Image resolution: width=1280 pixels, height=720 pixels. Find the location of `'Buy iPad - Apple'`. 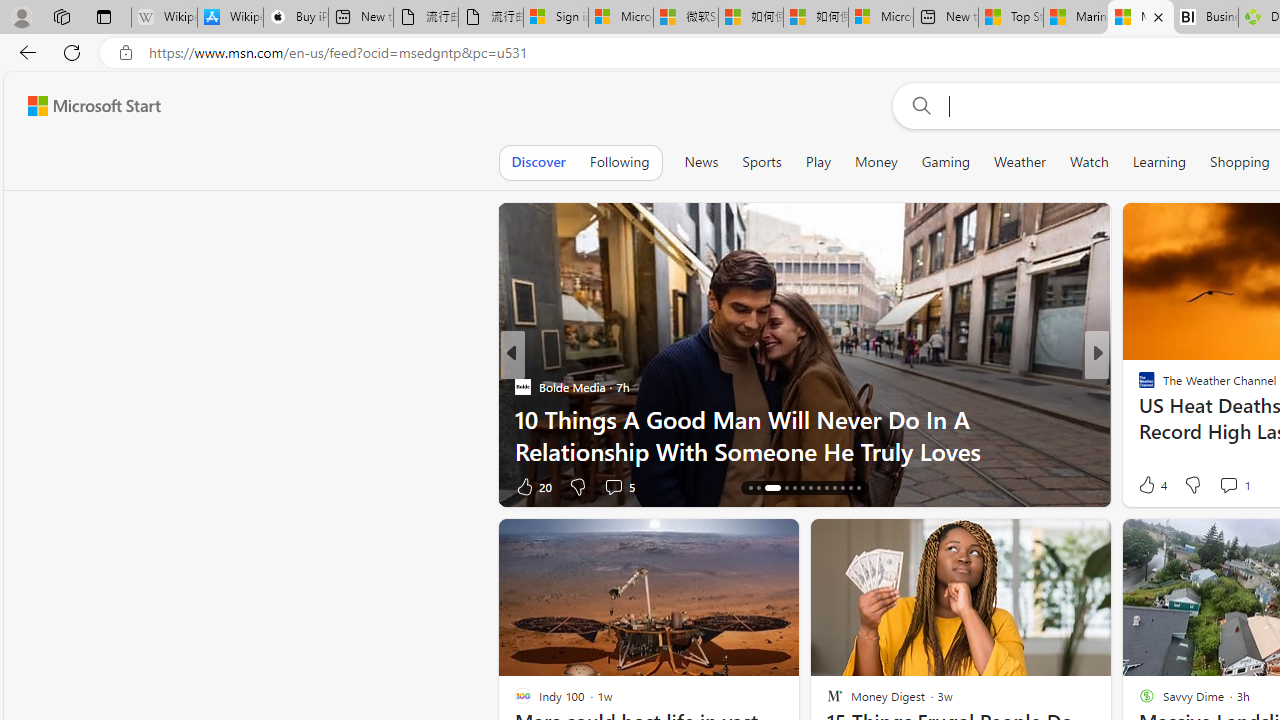

'Buy iPad - Apple' is located at coordinates (294, 17).